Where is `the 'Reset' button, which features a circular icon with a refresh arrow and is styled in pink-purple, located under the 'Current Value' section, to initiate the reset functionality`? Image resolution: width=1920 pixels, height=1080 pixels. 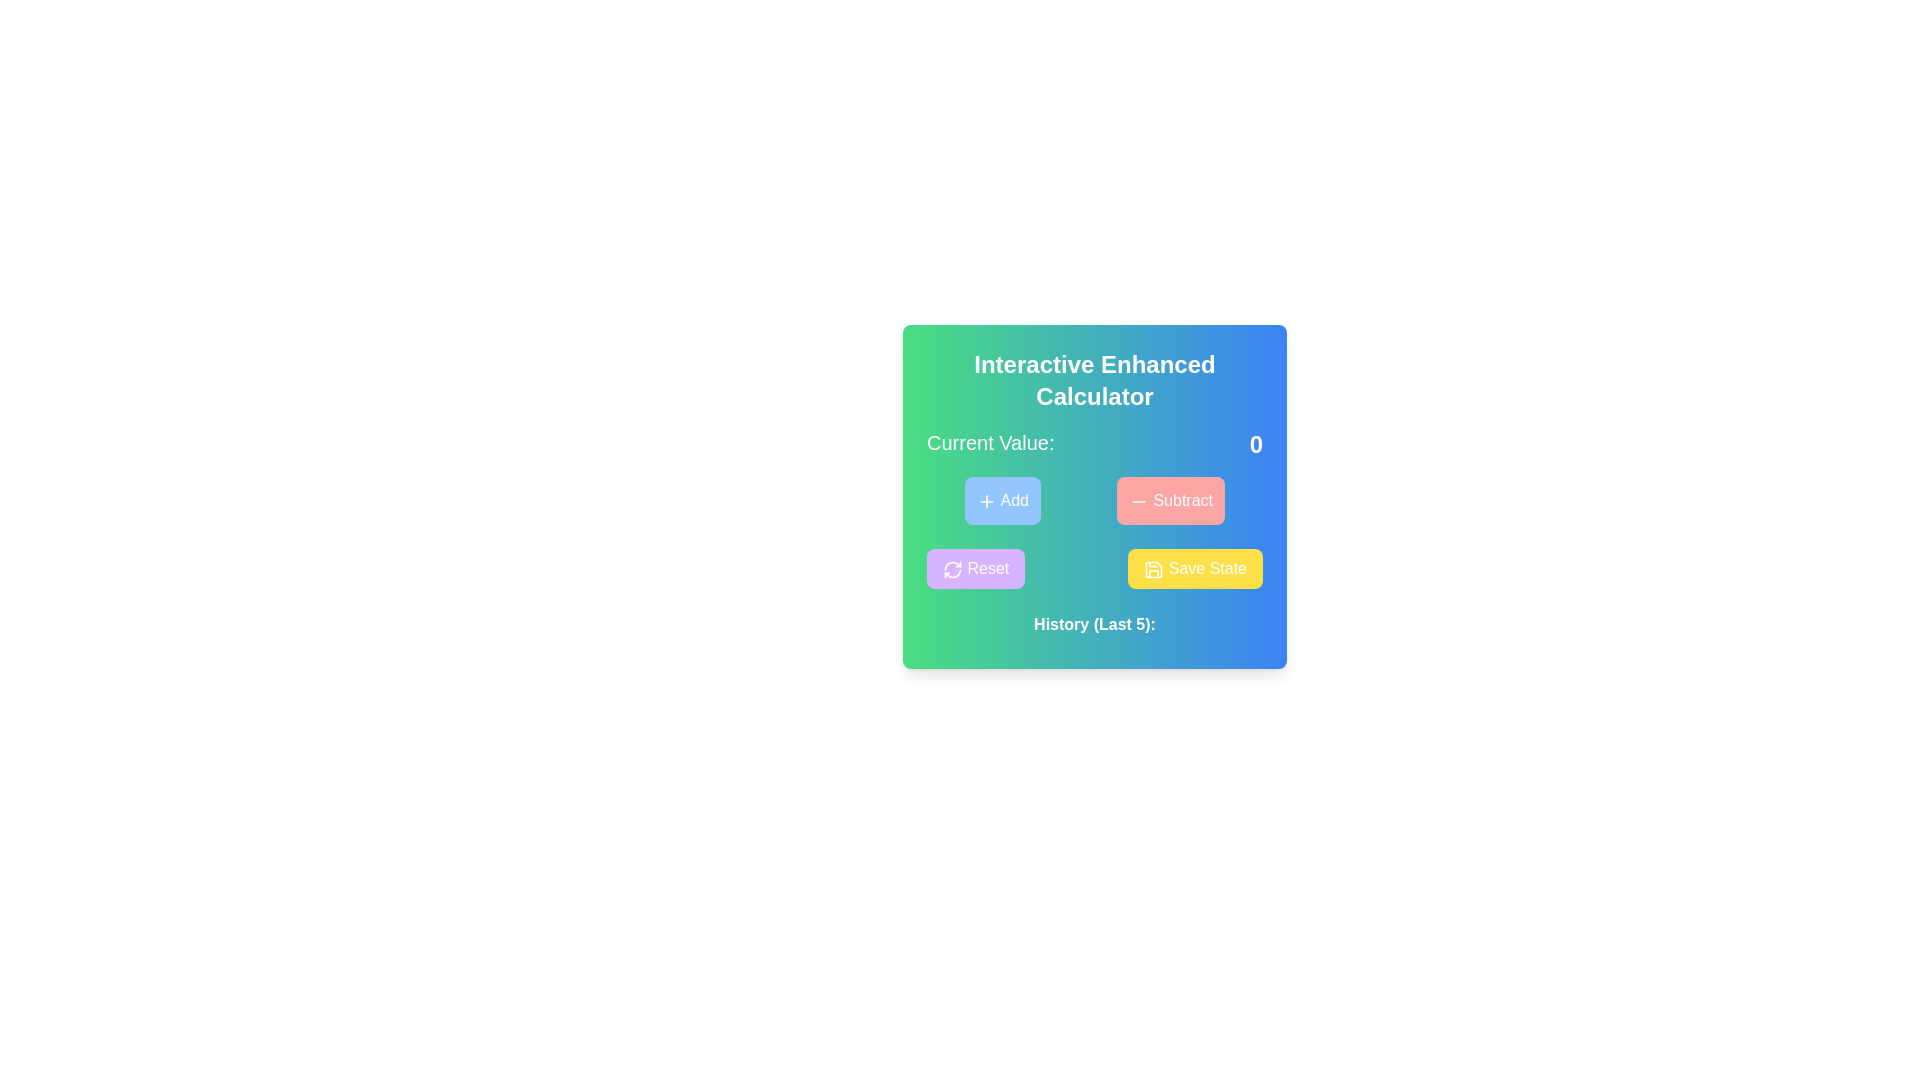
the 'Reset' button, which features a circular icon with a refresh arrow and is styled in pink-purple, located under the 'Current Value' section, to initiate the reset functionality is located at coordinates (952, 569).